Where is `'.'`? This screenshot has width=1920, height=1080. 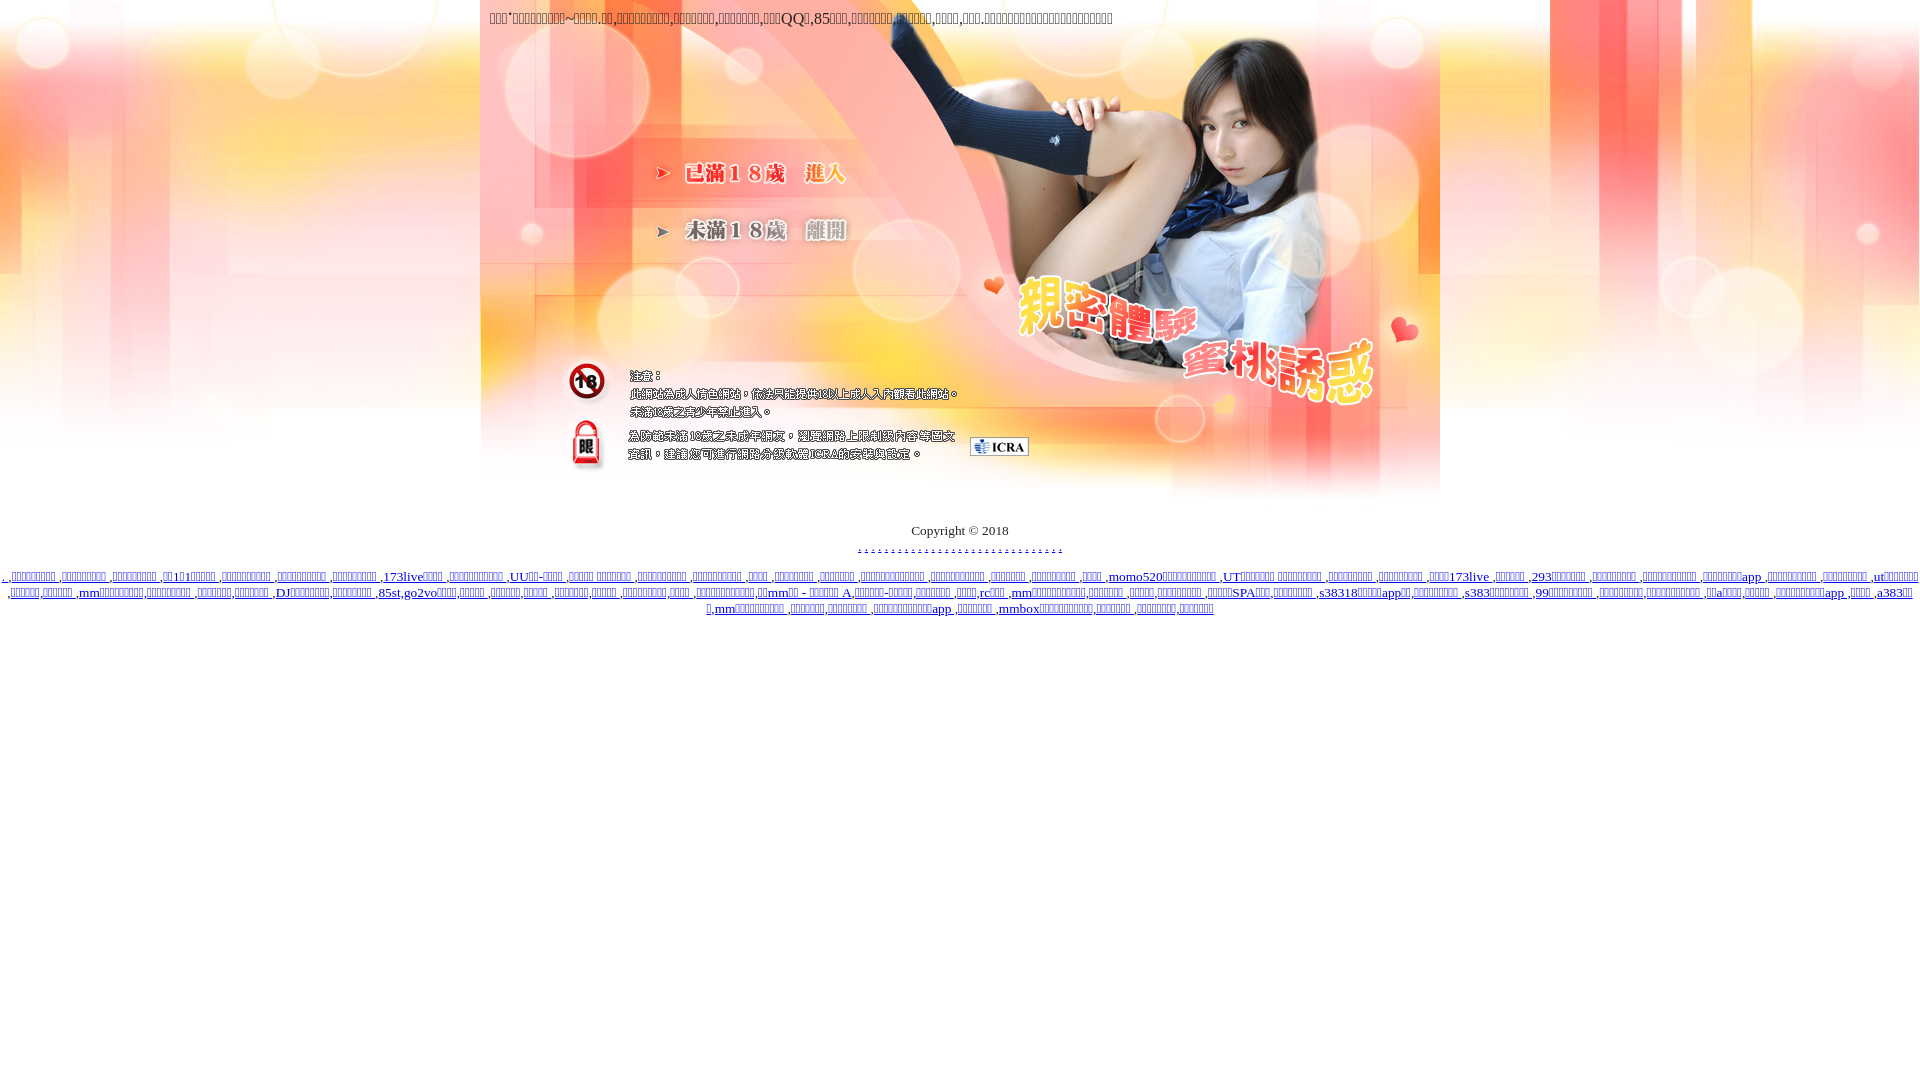 '.' is located at coordinates (859, 546).